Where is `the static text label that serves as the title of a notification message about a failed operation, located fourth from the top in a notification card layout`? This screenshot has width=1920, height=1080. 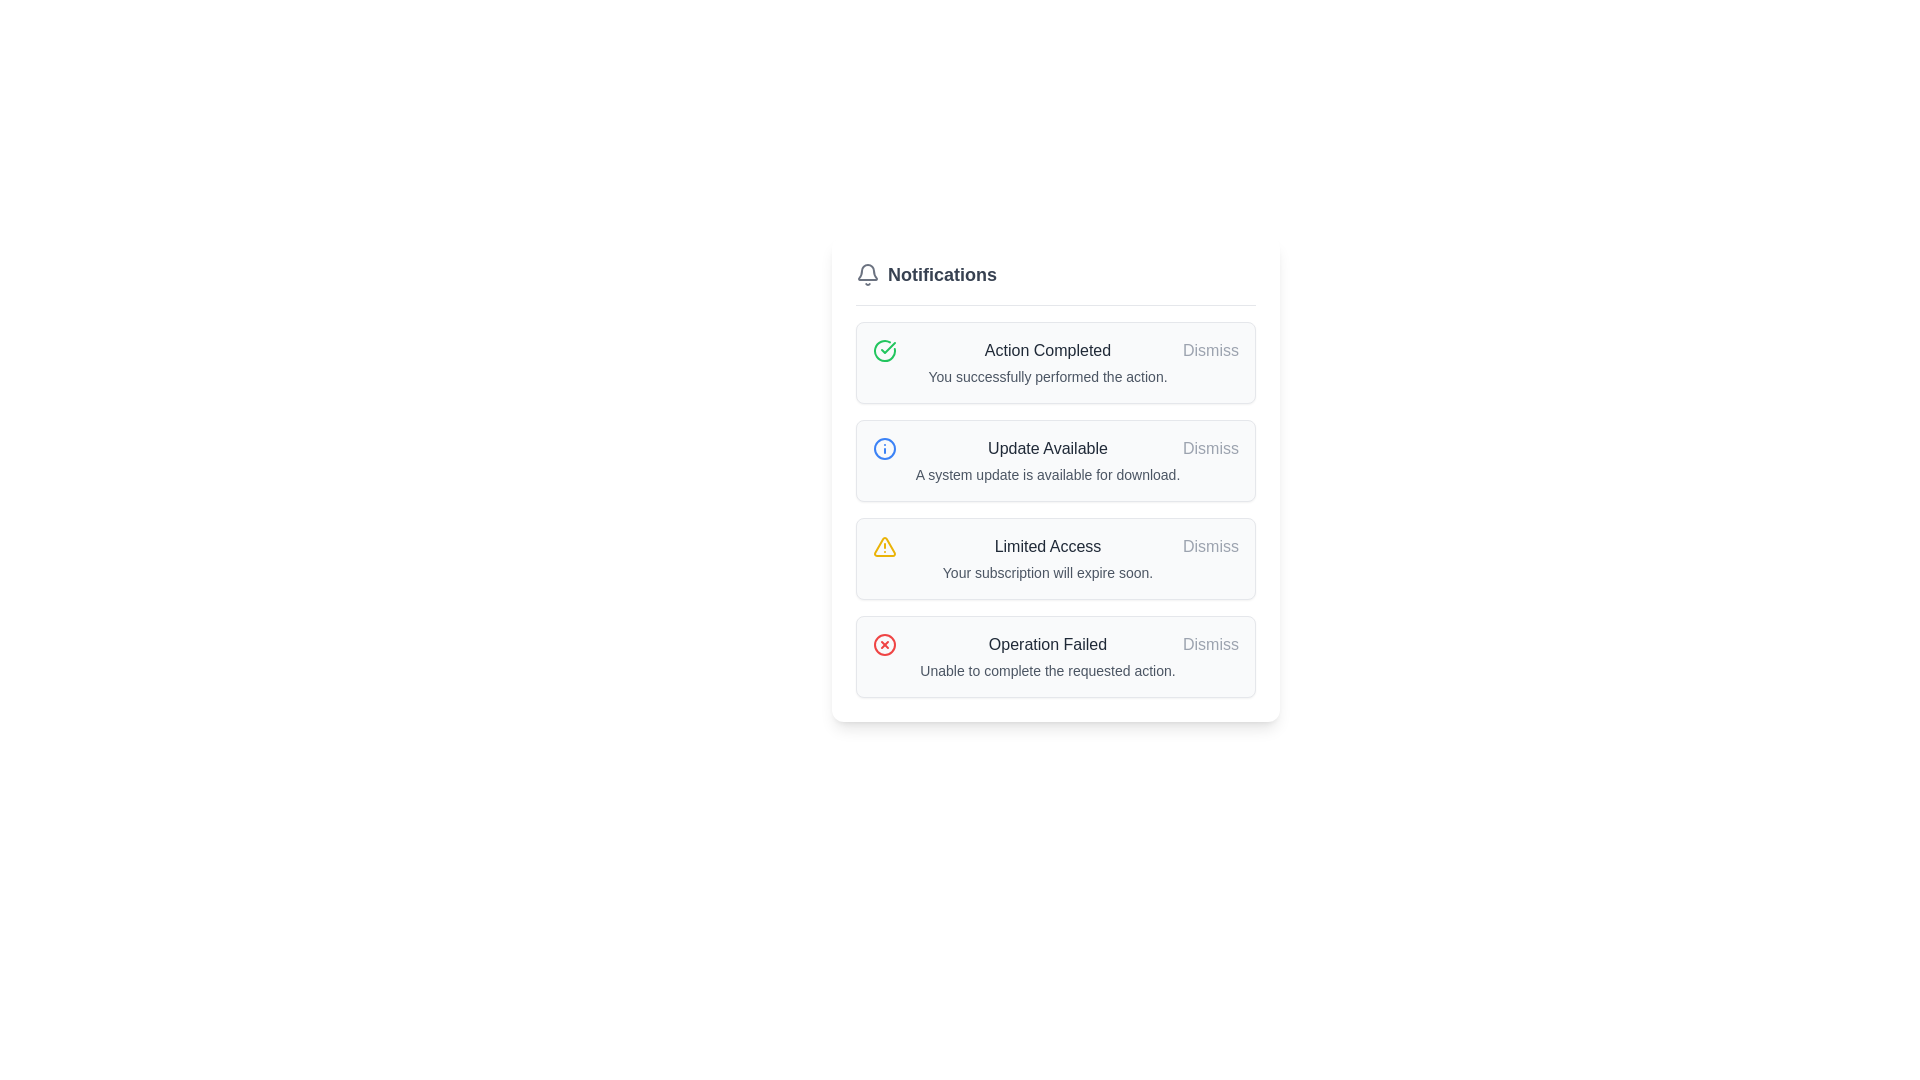
the static text label that serves as the title of a notification message about a failed operation, located fourth from the top in a notification card layout is located at coordinates (1046, 644).